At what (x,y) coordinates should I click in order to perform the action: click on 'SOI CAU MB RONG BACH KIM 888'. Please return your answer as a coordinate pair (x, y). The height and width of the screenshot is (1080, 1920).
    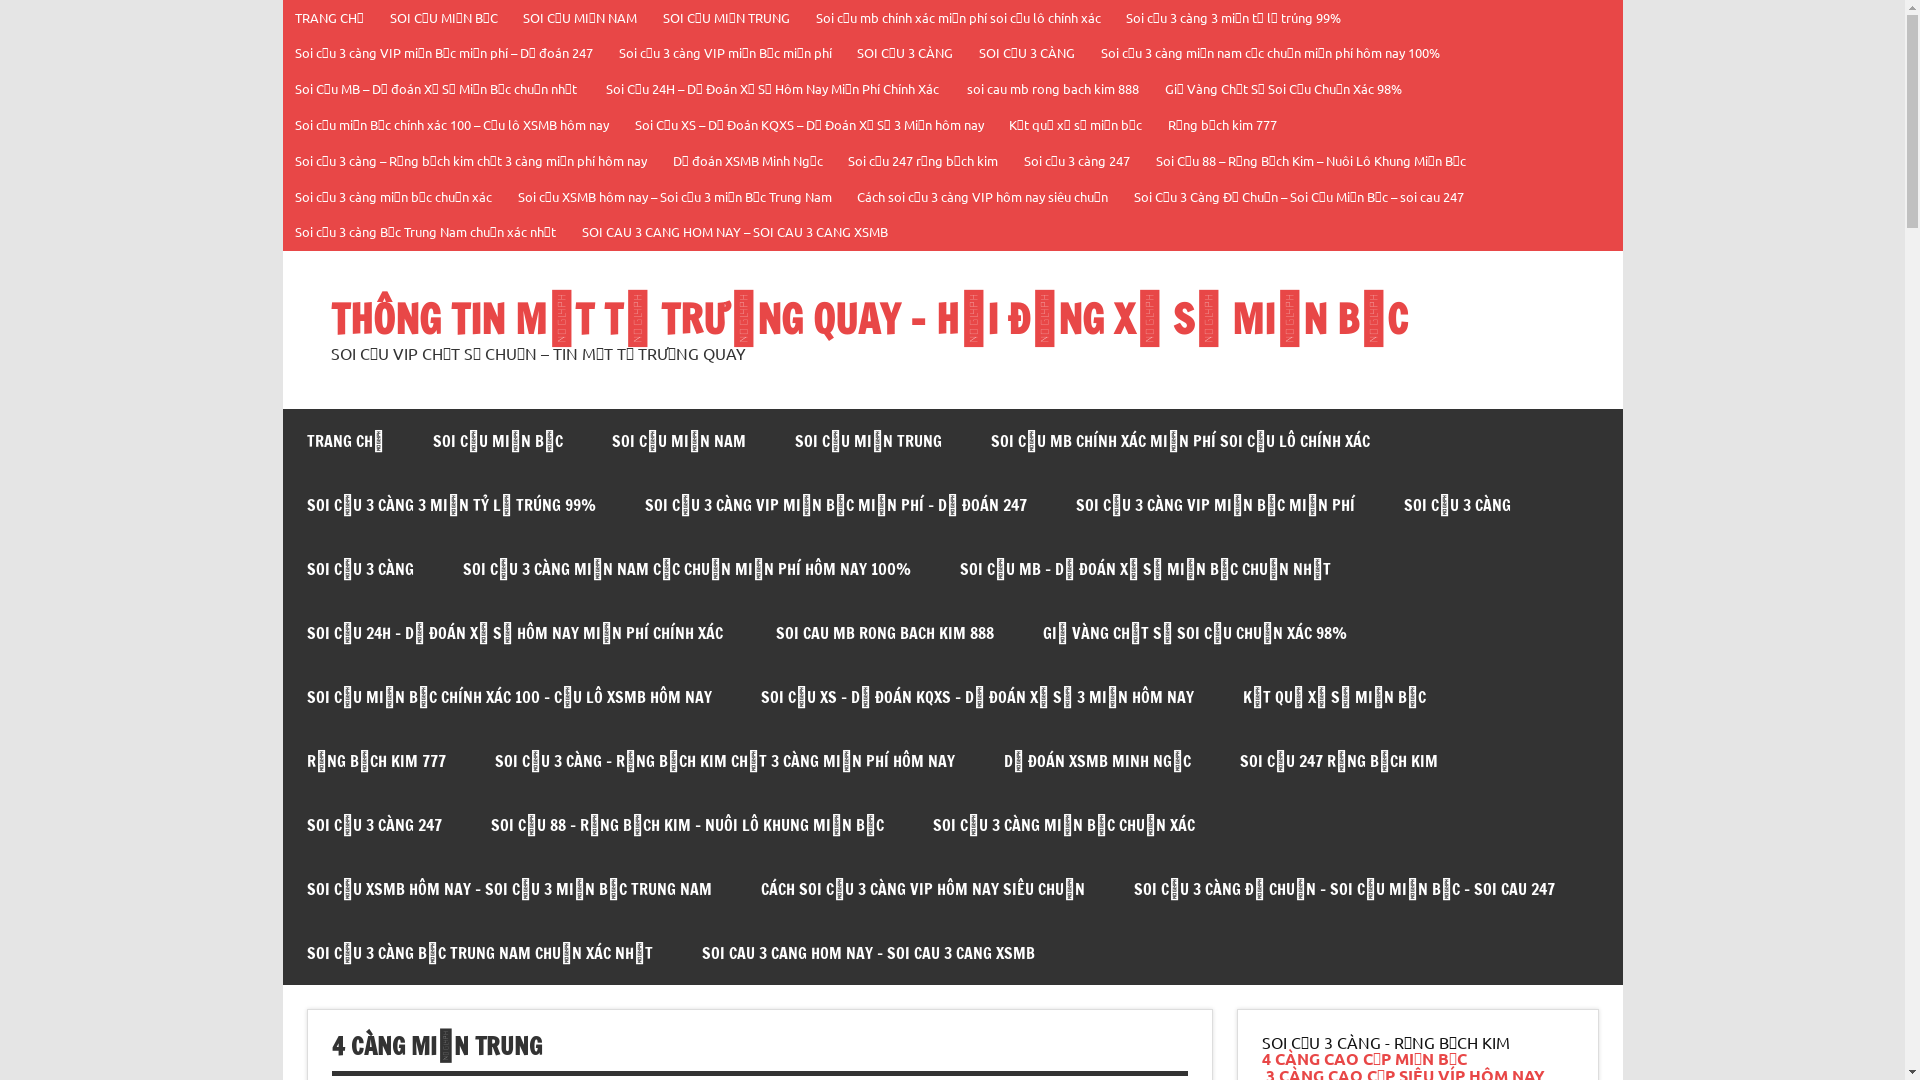
    Looking at the image, I should click on (751, 632).